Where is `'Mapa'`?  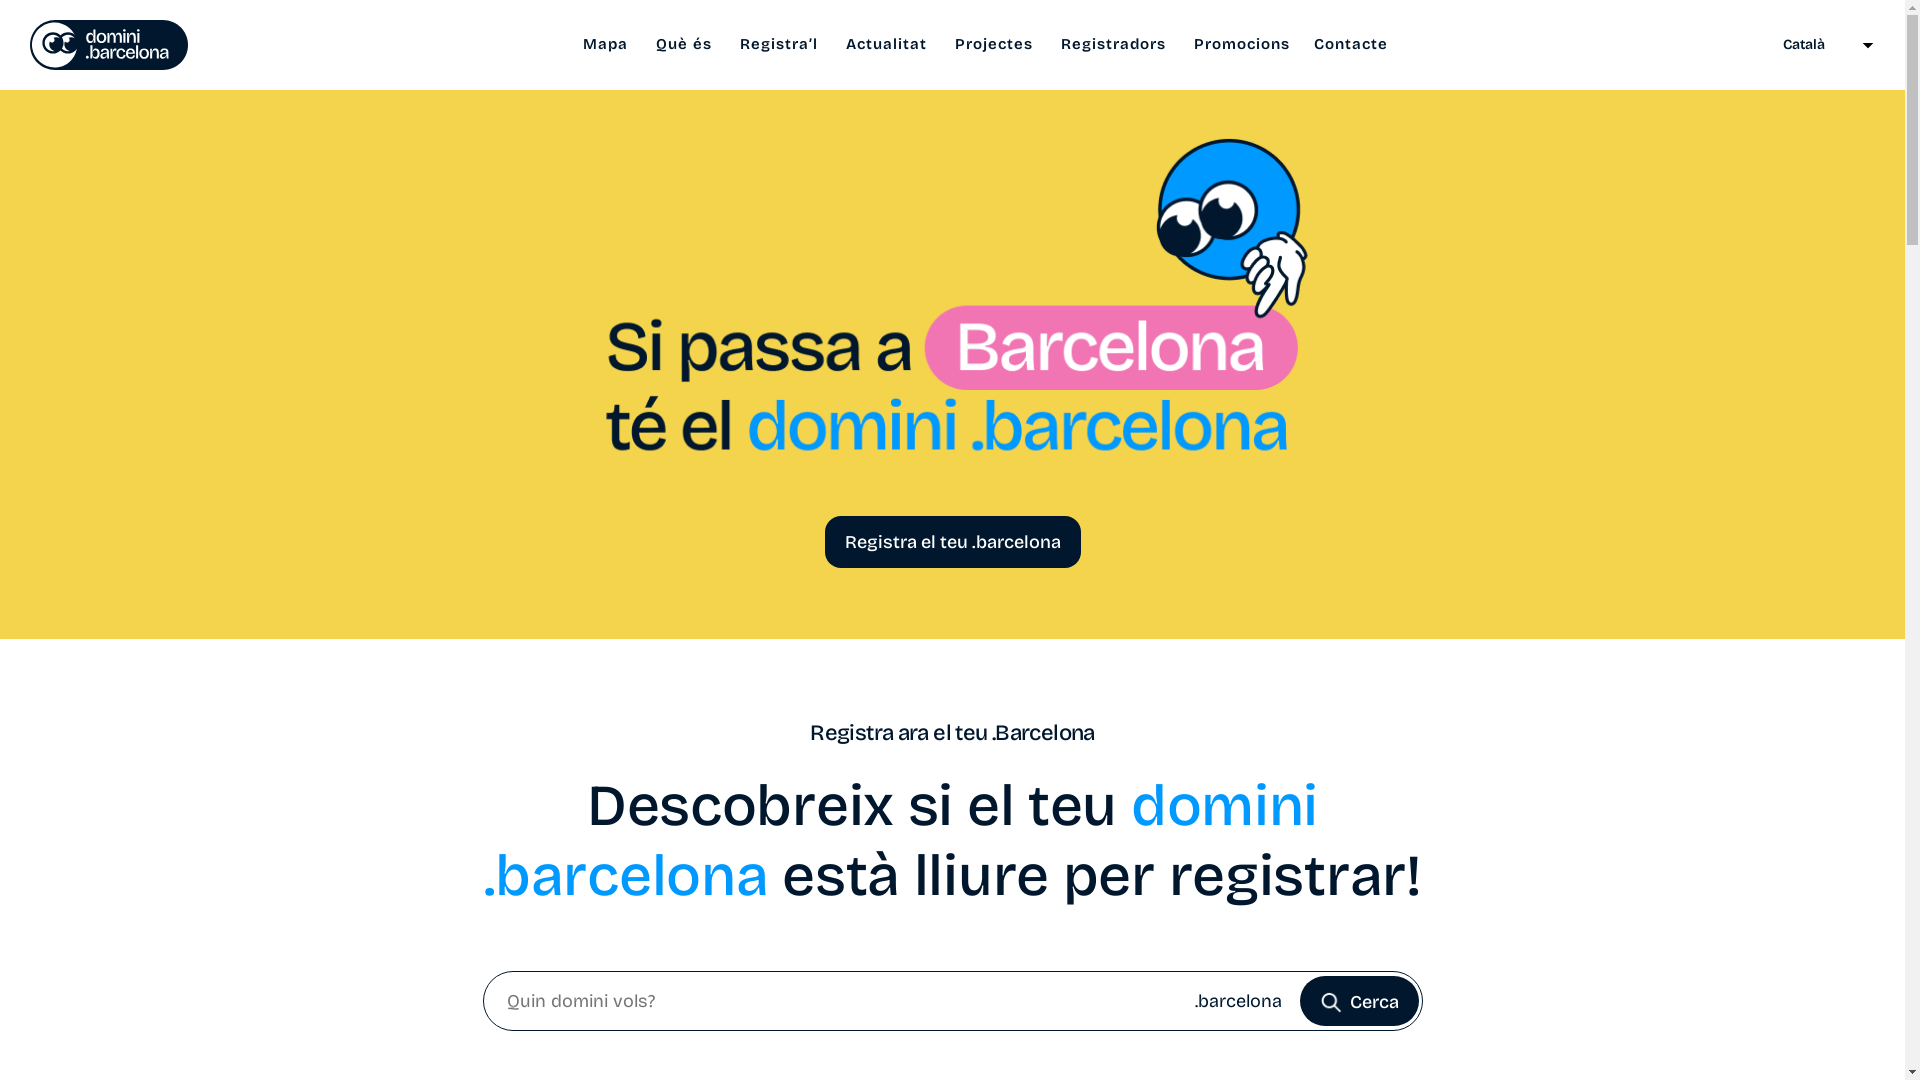
'Mapa' is located at coordinates (604, 44).